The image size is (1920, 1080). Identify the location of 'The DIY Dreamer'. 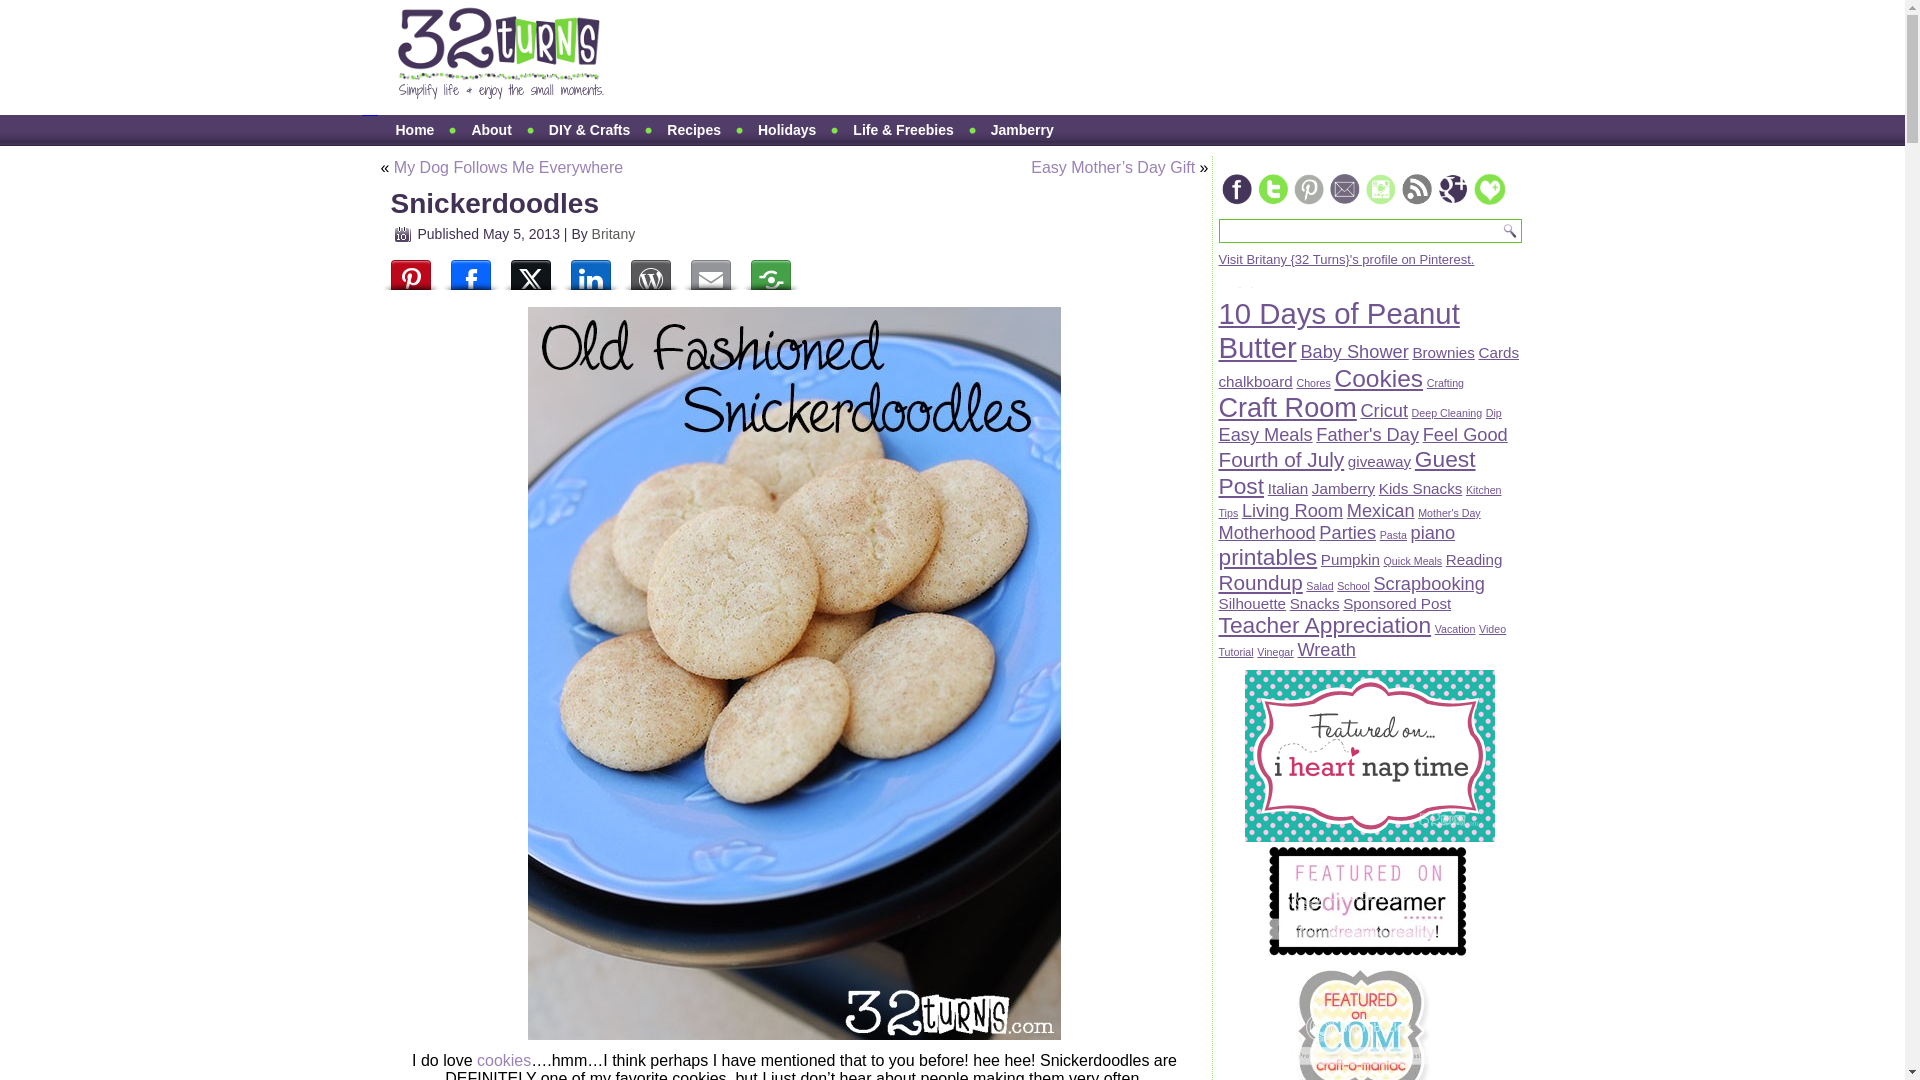
(1367, 951).